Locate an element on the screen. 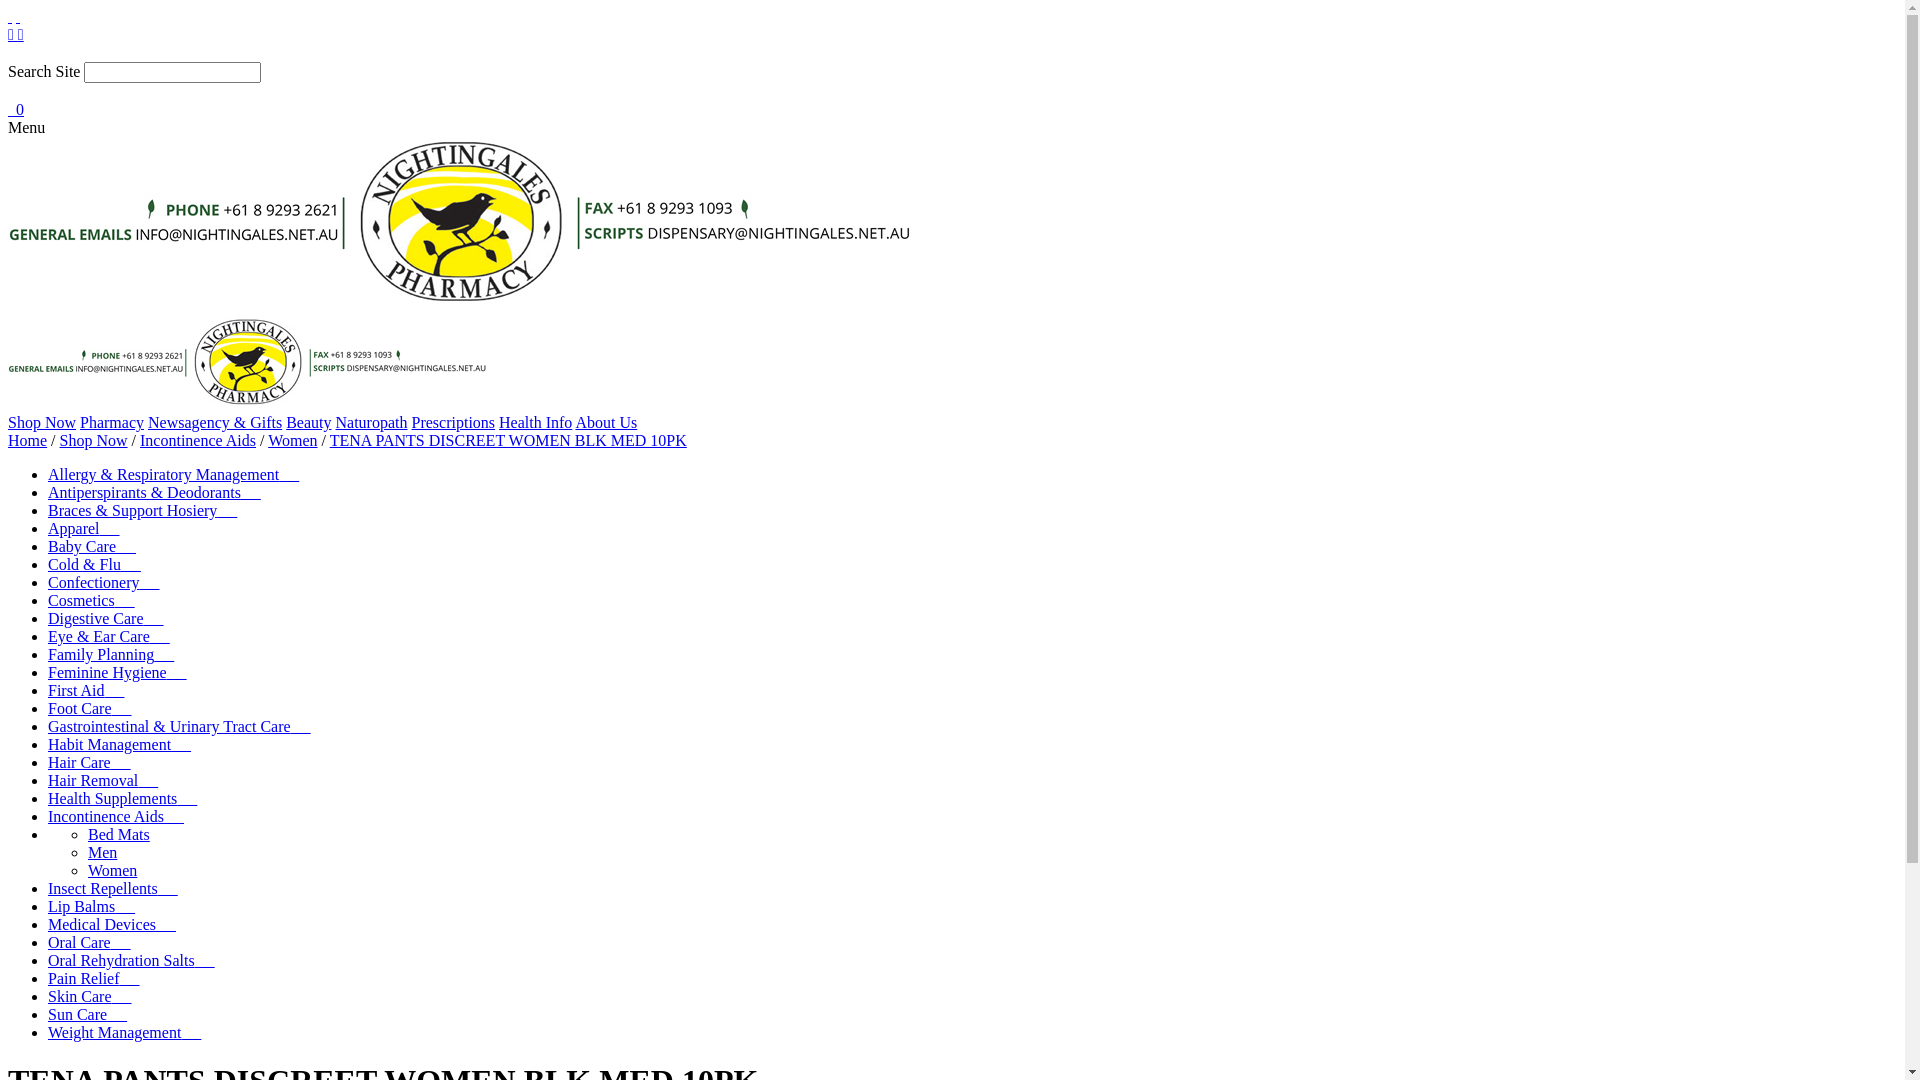 The width and height of the screenshot is (1920, 1080). 'Insect Repellents     ' is located at coordinates (112, 887).